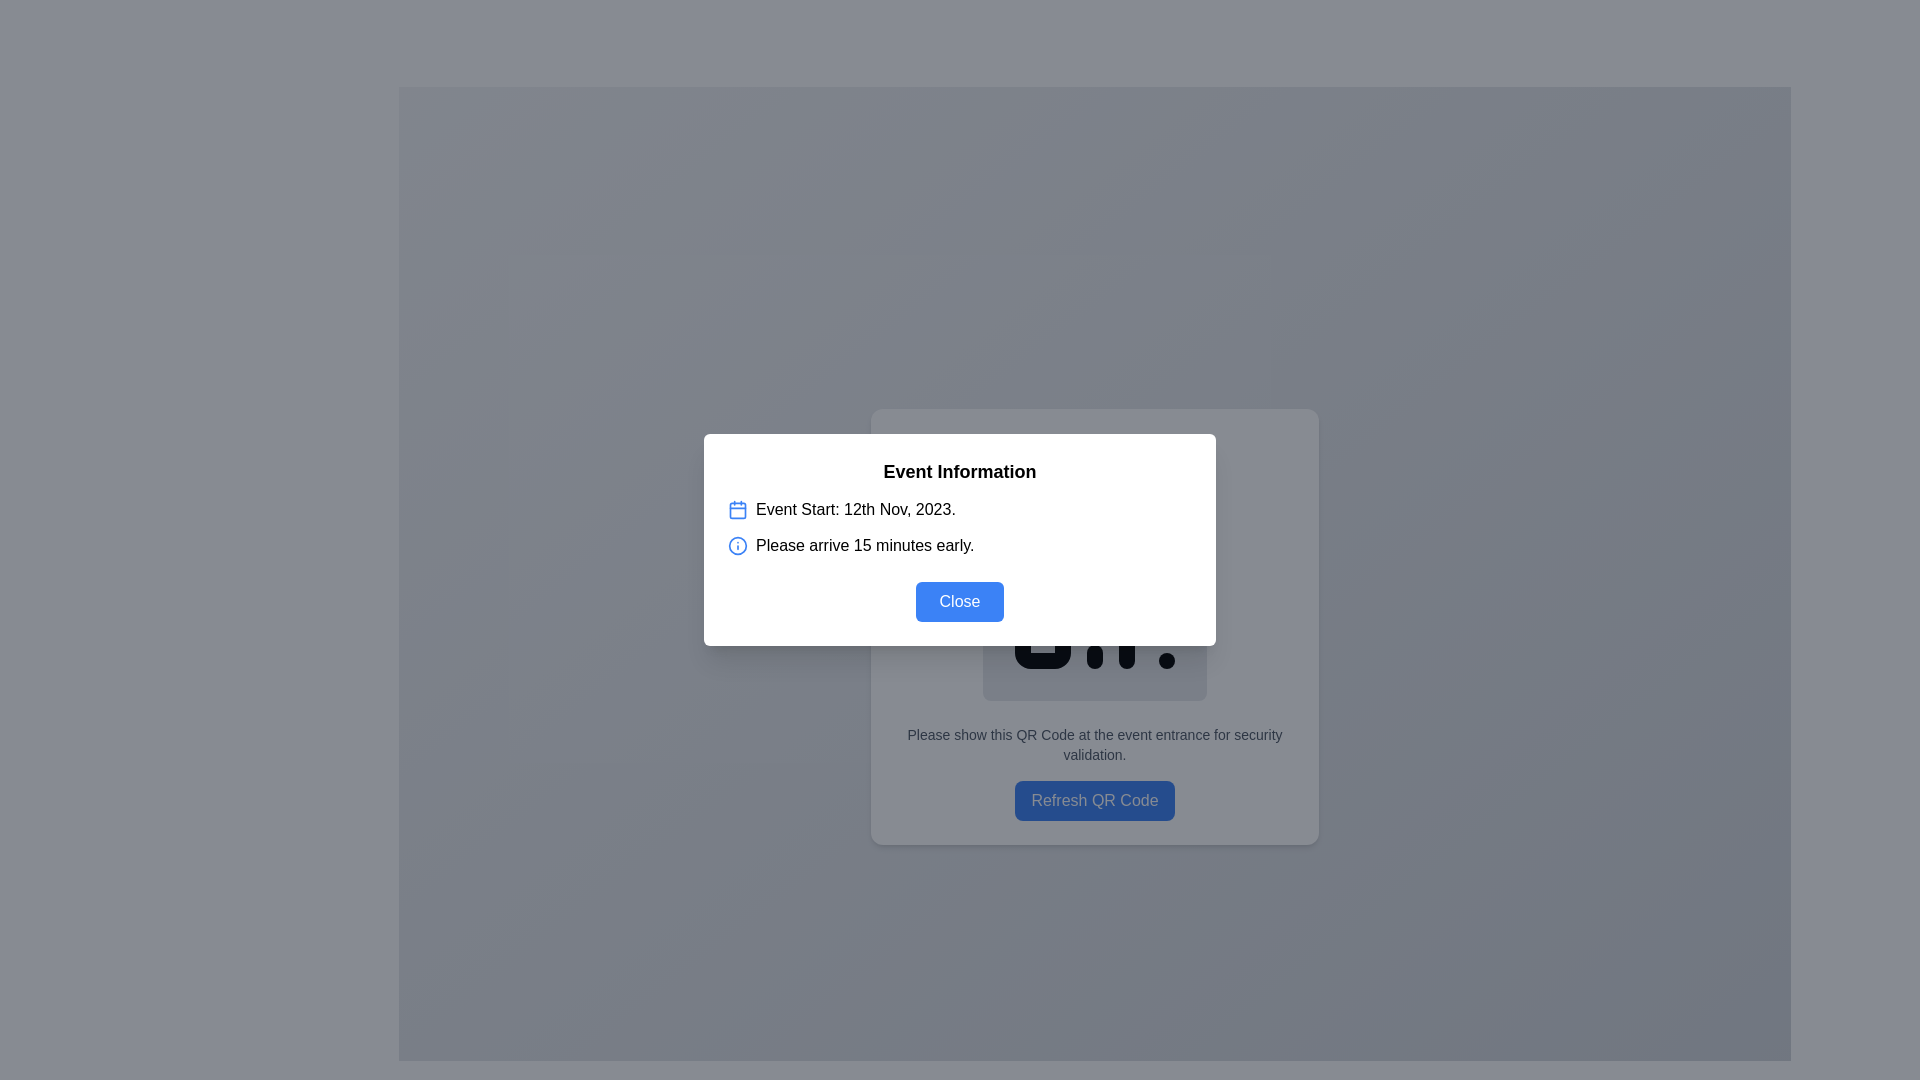  I want to click on the informational text that notifies users about arriving early for an event, located below 'Event Start: 12th Nov, 2023.' and above the 'Close' button, so click(865, 546).